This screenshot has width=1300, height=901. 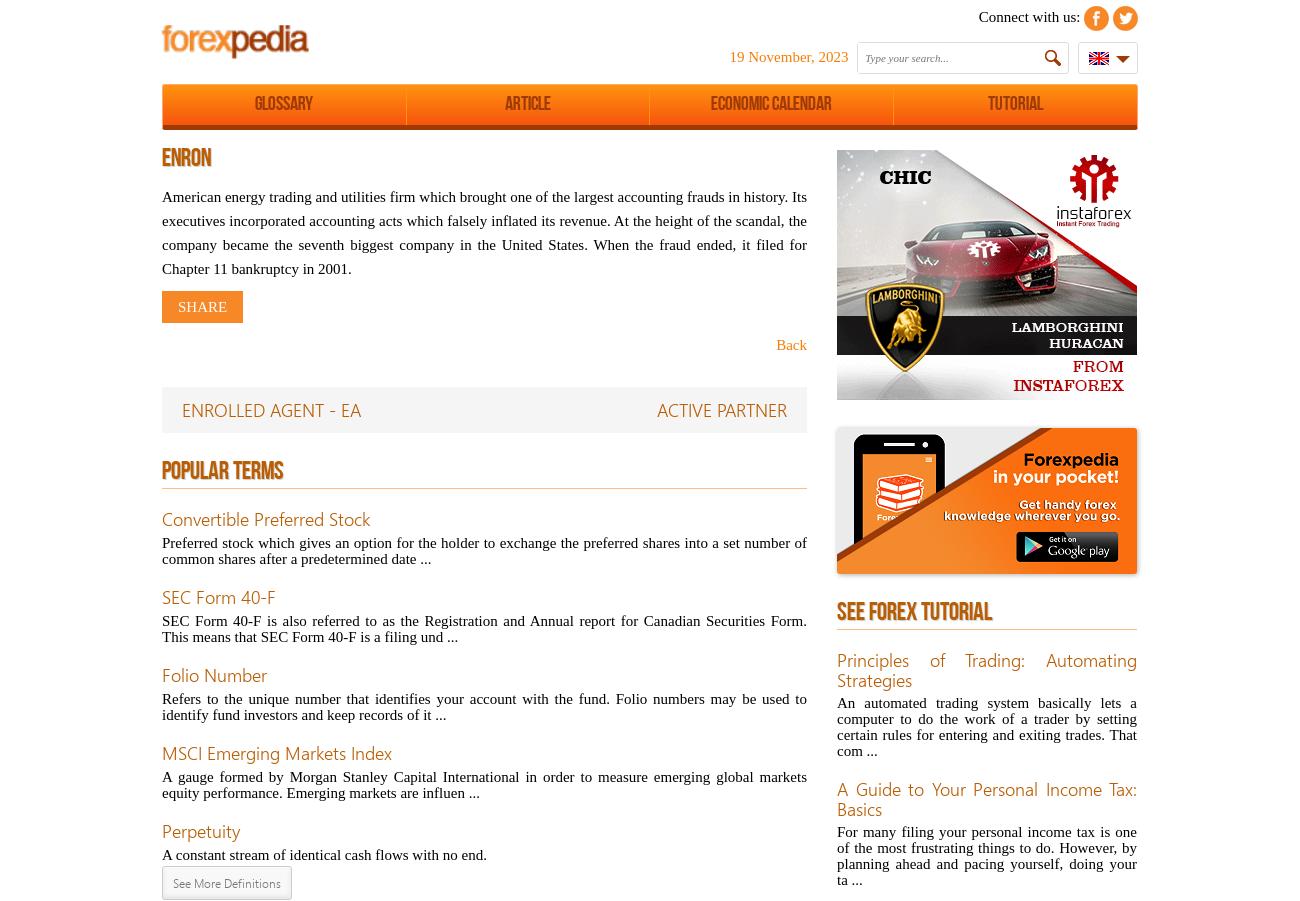 I want to click on 'American energy trading and utilities firm which brought one of the largest accounting frauds in history. Its executives incorporated accounting acts which falsely inflated its revenue. At the height of the scandal, the company became the seventh biggest company in the United States. When the fraud ended, it filed for Chapter 11 bankruptcy in 2001.', so click(x=483, y=231).